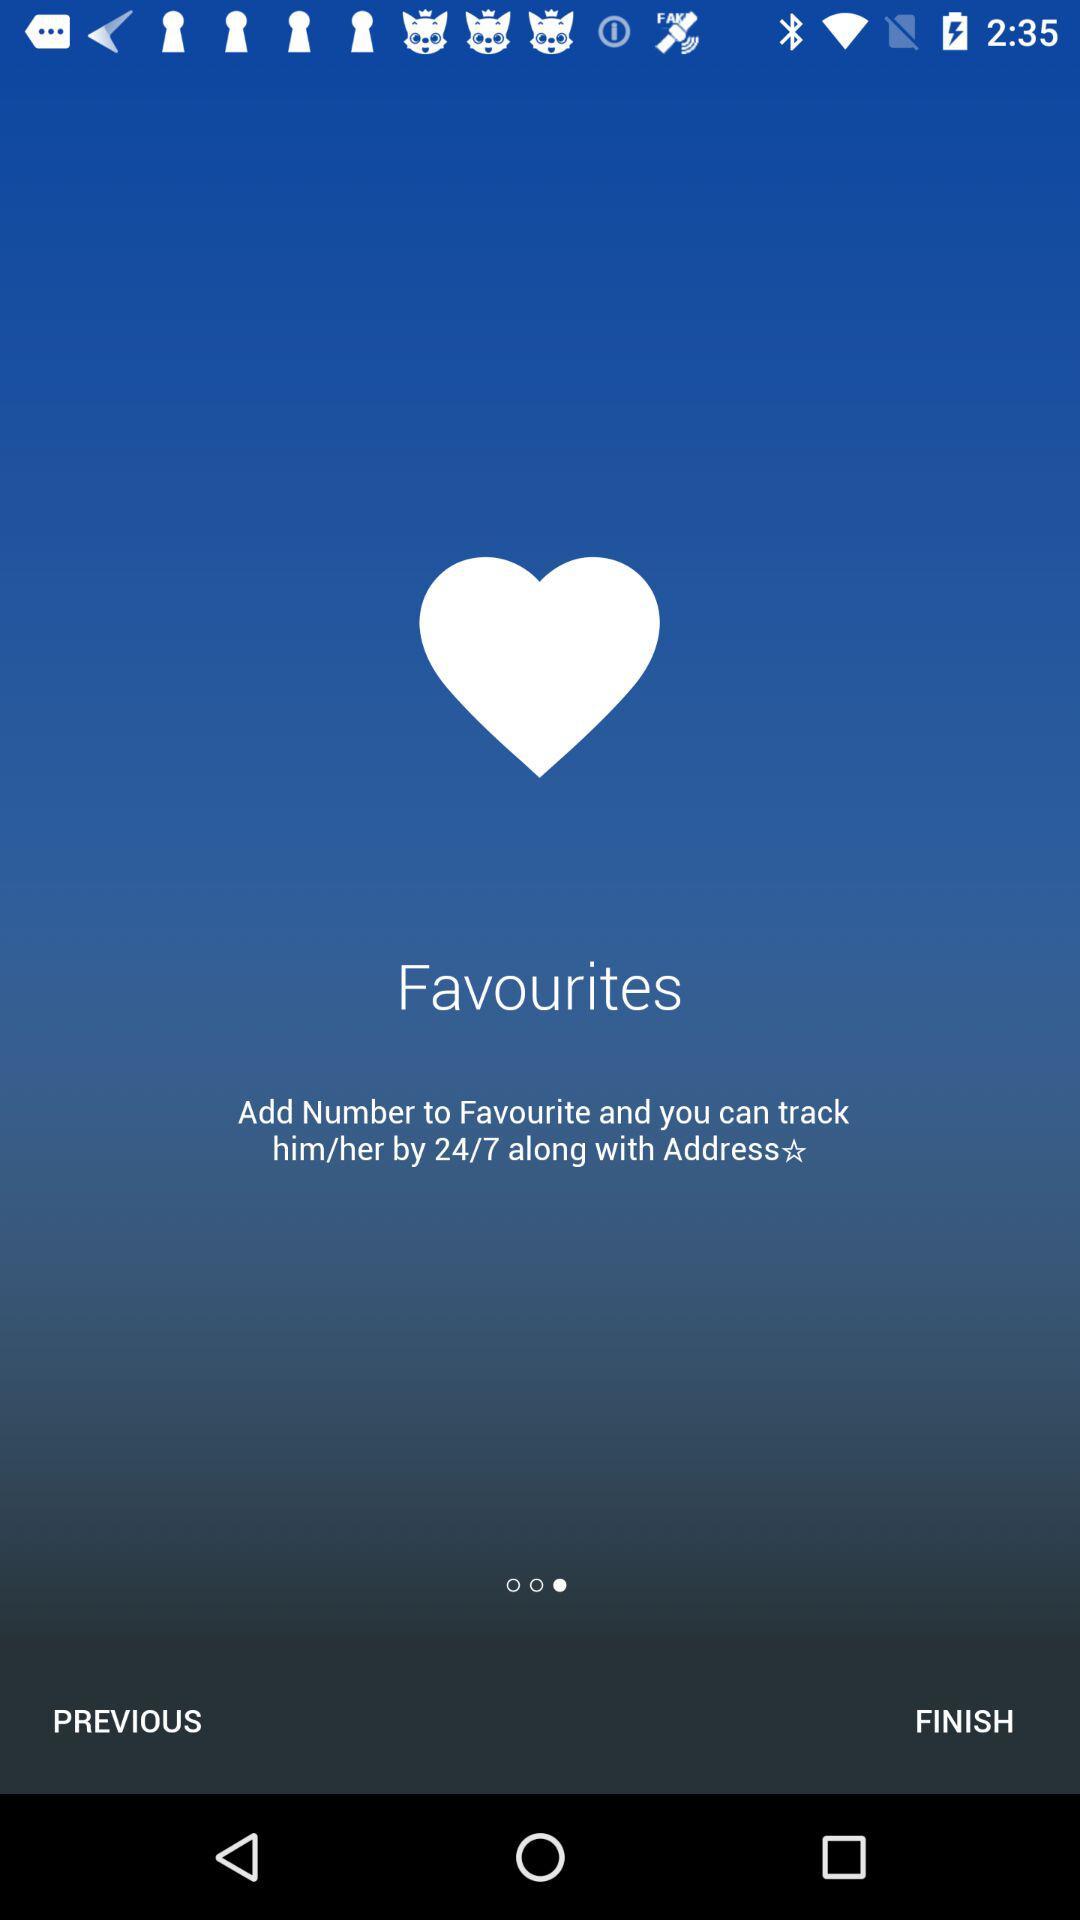 The image size is (1080, 1920). Describe the element at coordinates (963, 1719) in the screenshot. I see `finish item` at that location.